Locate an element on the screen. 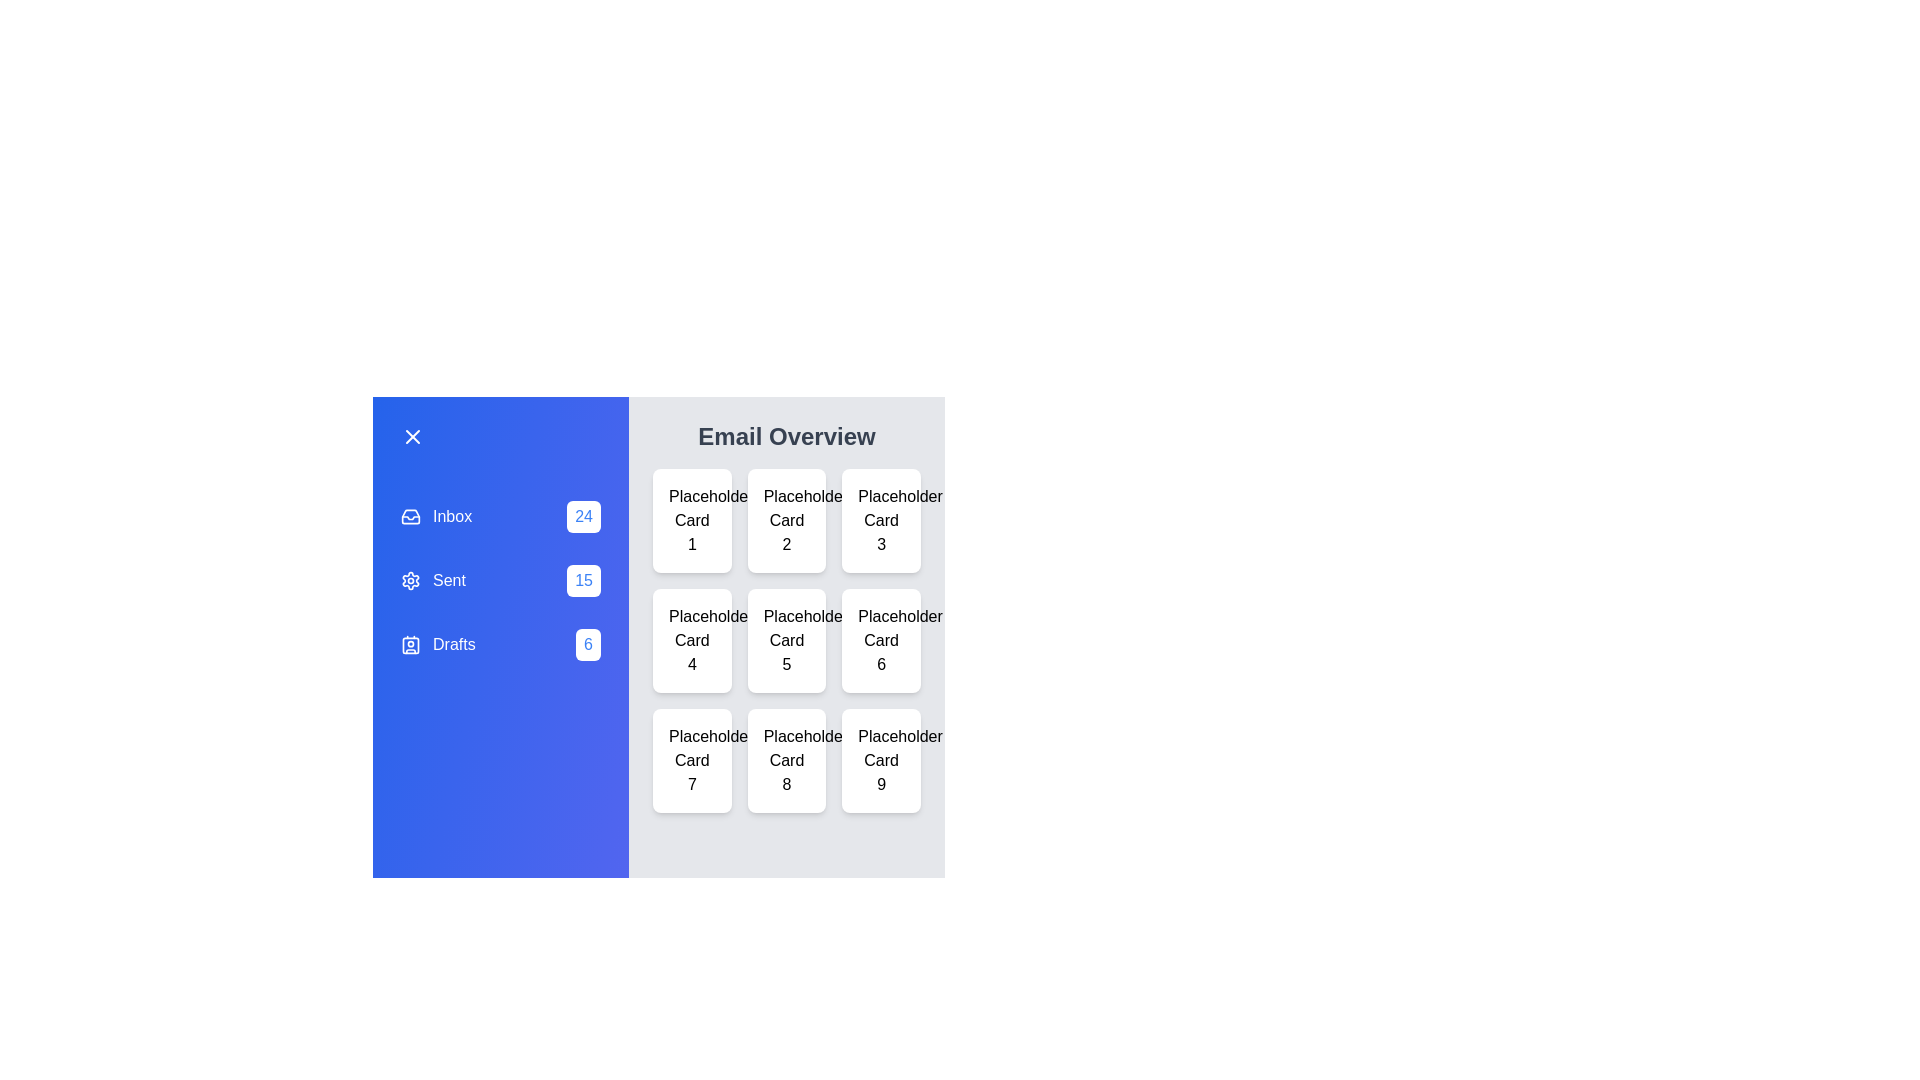 The width and height of the screenshot is (1920, 1080). the folder labeled Drafts to select it is located at coordinates (500, 644).